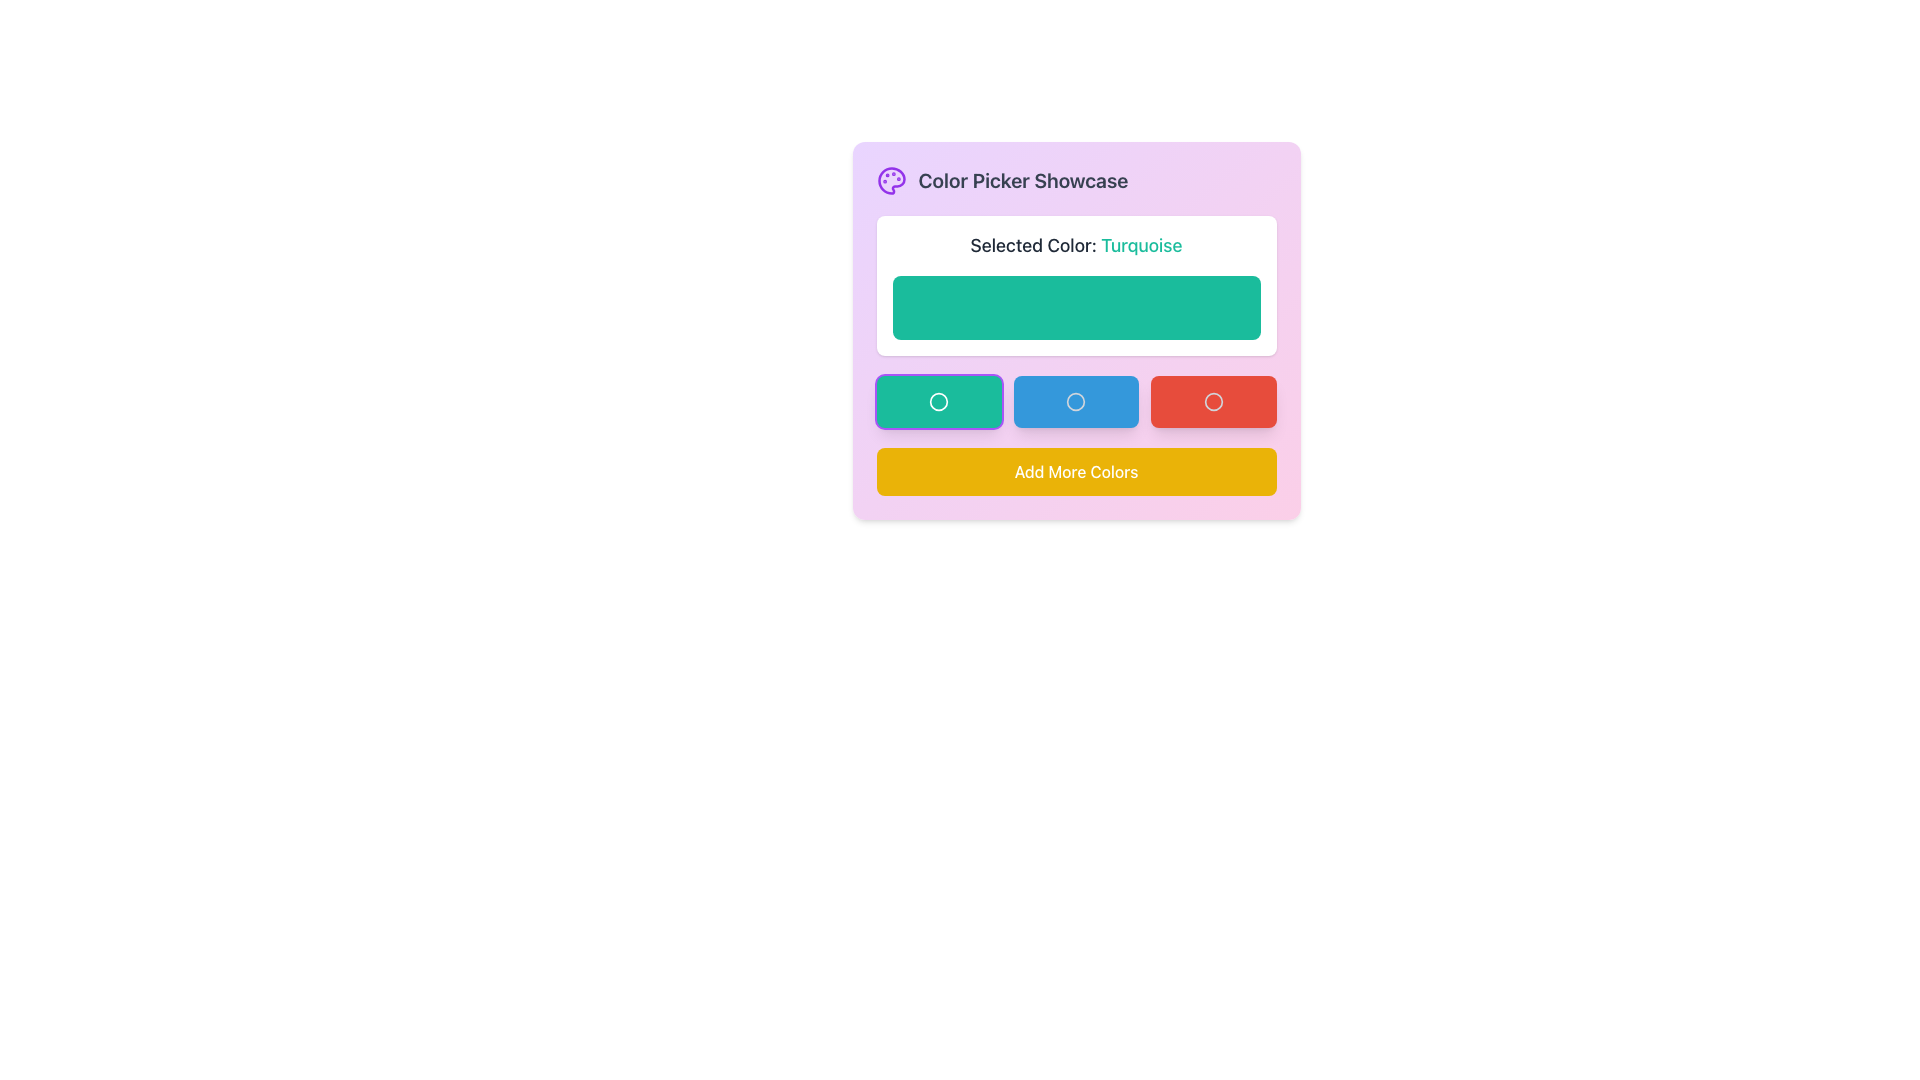 This screenshot has width=1920, height=1080. Describe the element at coordinates (1075, 401) in the screenshot. I see `the middle button containing a circular icon with a hollow center, styled with a light gray outline against a blue square background, located below the 'Selected Color' section` at that location.